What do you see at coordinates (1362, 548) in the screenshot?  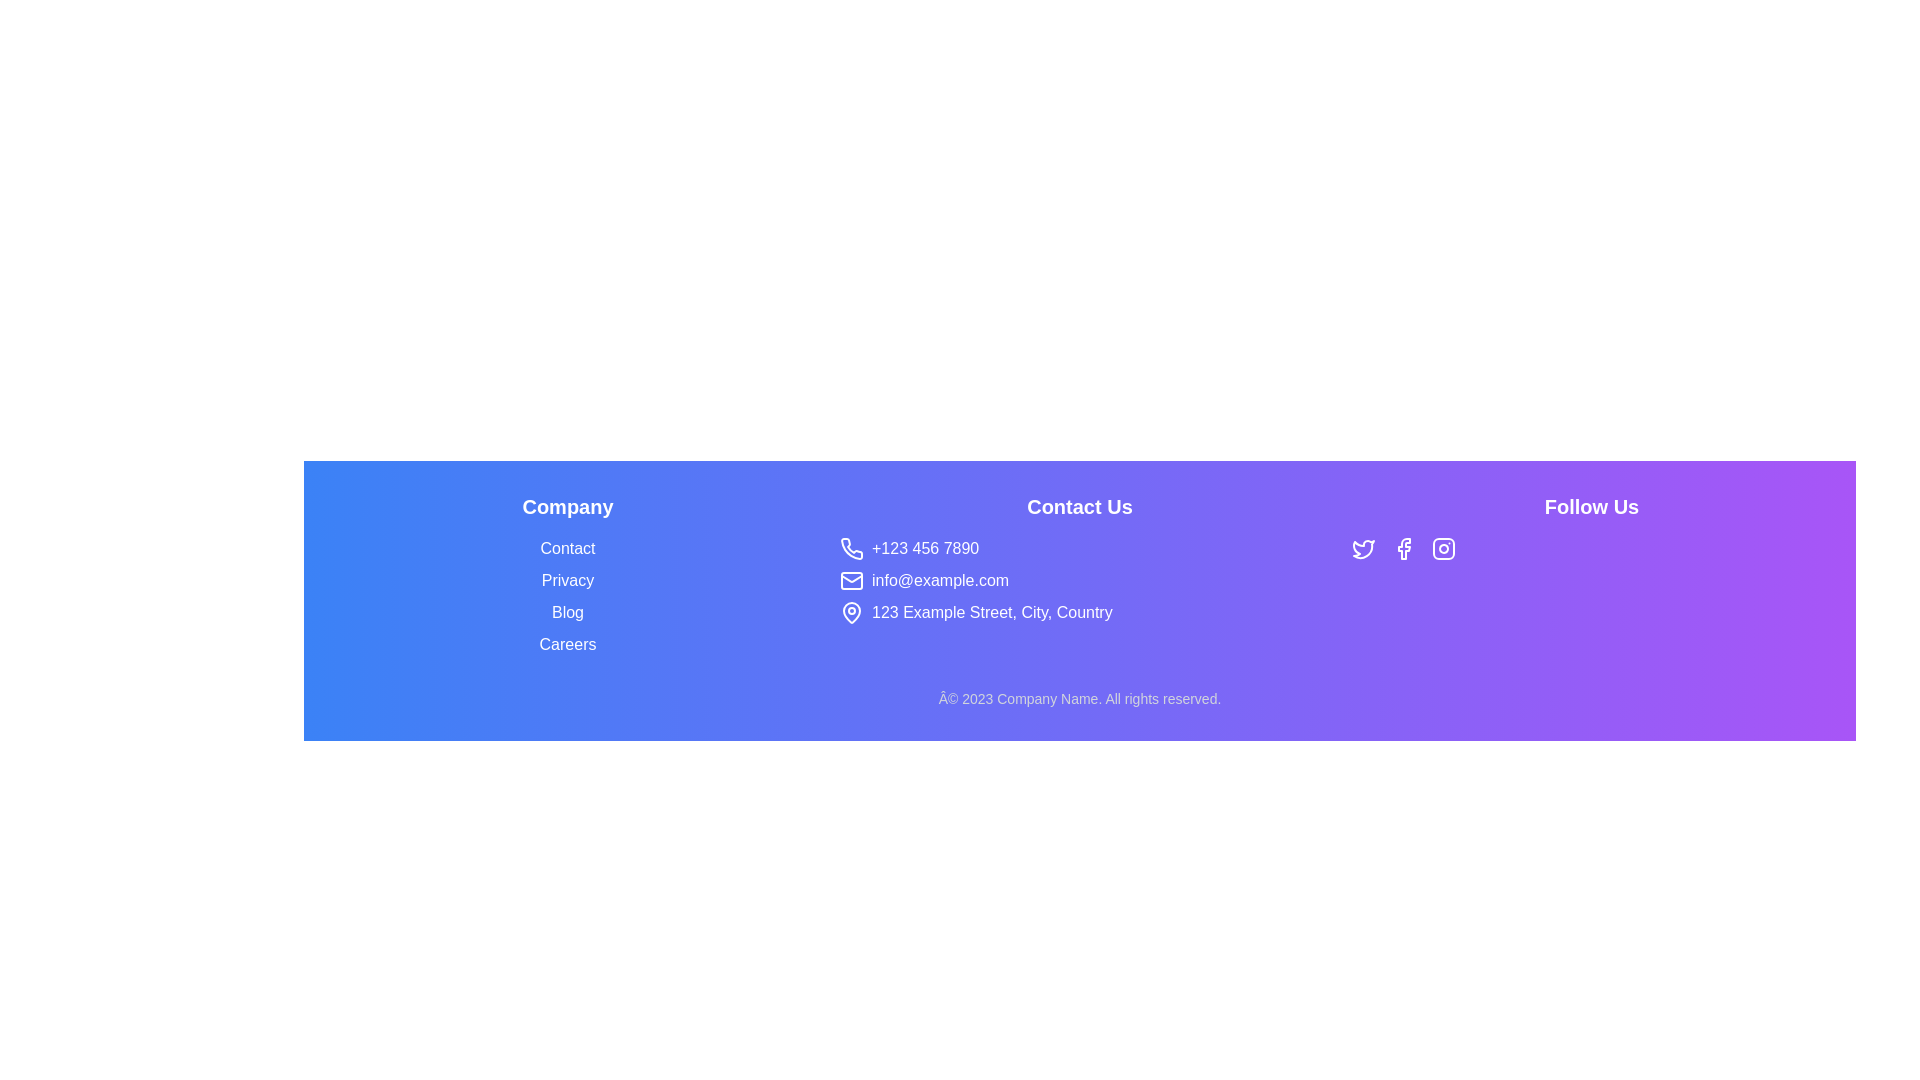 I see `the Twitter hyperlink icon located in the 'Follow Us' area, which is the first icon in a row of social media icons to the right of the 'Contact Us' section` at bounding box center [1362, 548].